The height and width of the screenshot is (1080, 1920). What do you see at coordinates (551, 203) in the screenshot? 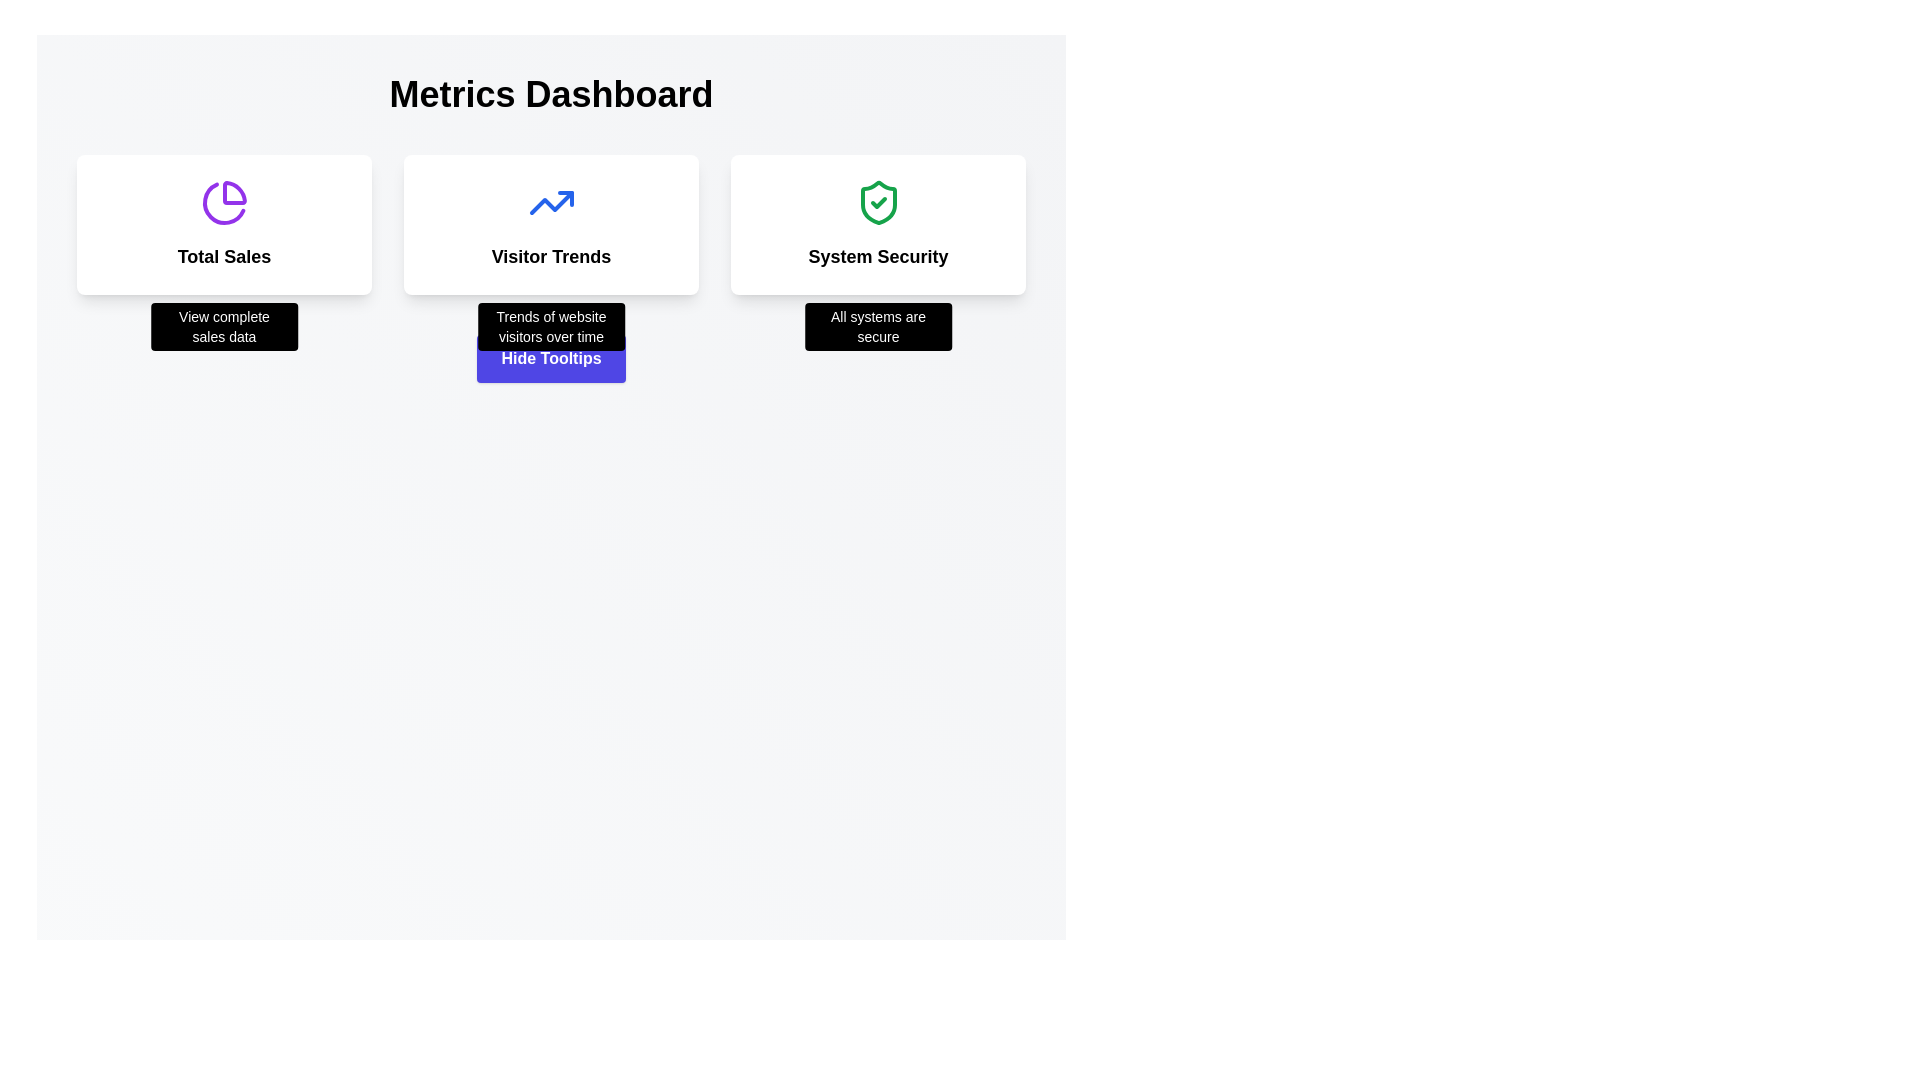
I see `the blue upward-trending zigzag-shaped icon located above the 'Visitor Trends' text in the 'Metrics Dashboard' interface` at bounding box center [551, 203].